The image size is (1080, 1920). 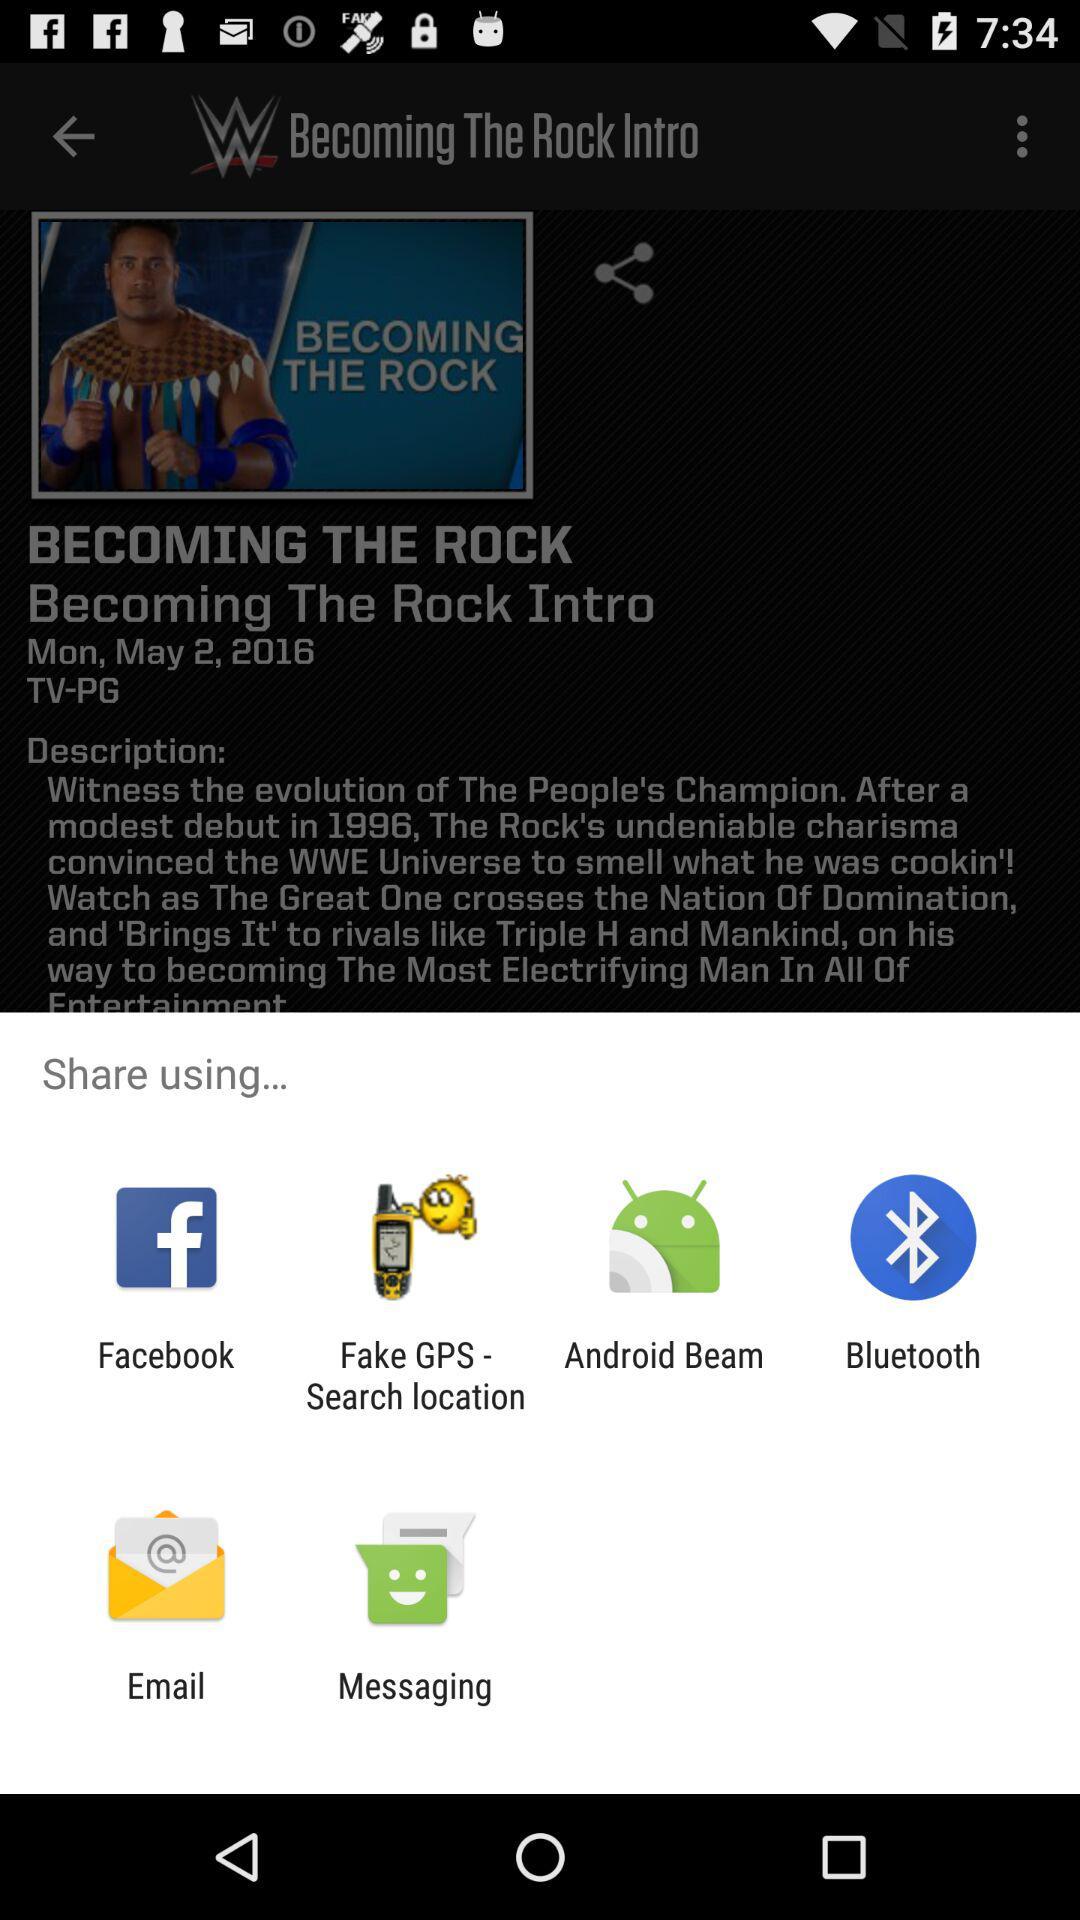 What do you see at coordinates (664, 1374) in the screenshot?
I see `app to the left of the bluetooth app` at bounding box center [664, 1374].